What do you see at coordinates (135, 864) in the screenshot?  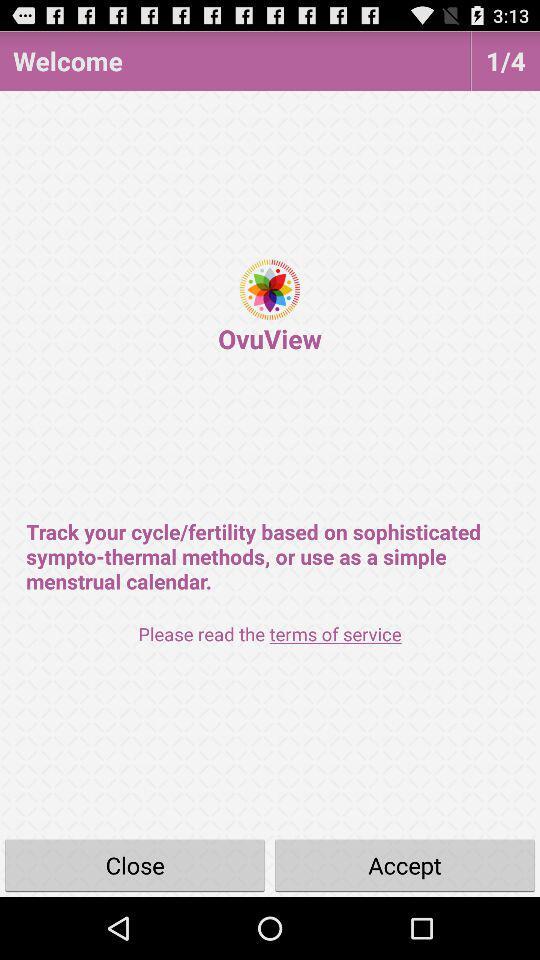 I see `the item next to accept icon` at bounding box center [135, 864].